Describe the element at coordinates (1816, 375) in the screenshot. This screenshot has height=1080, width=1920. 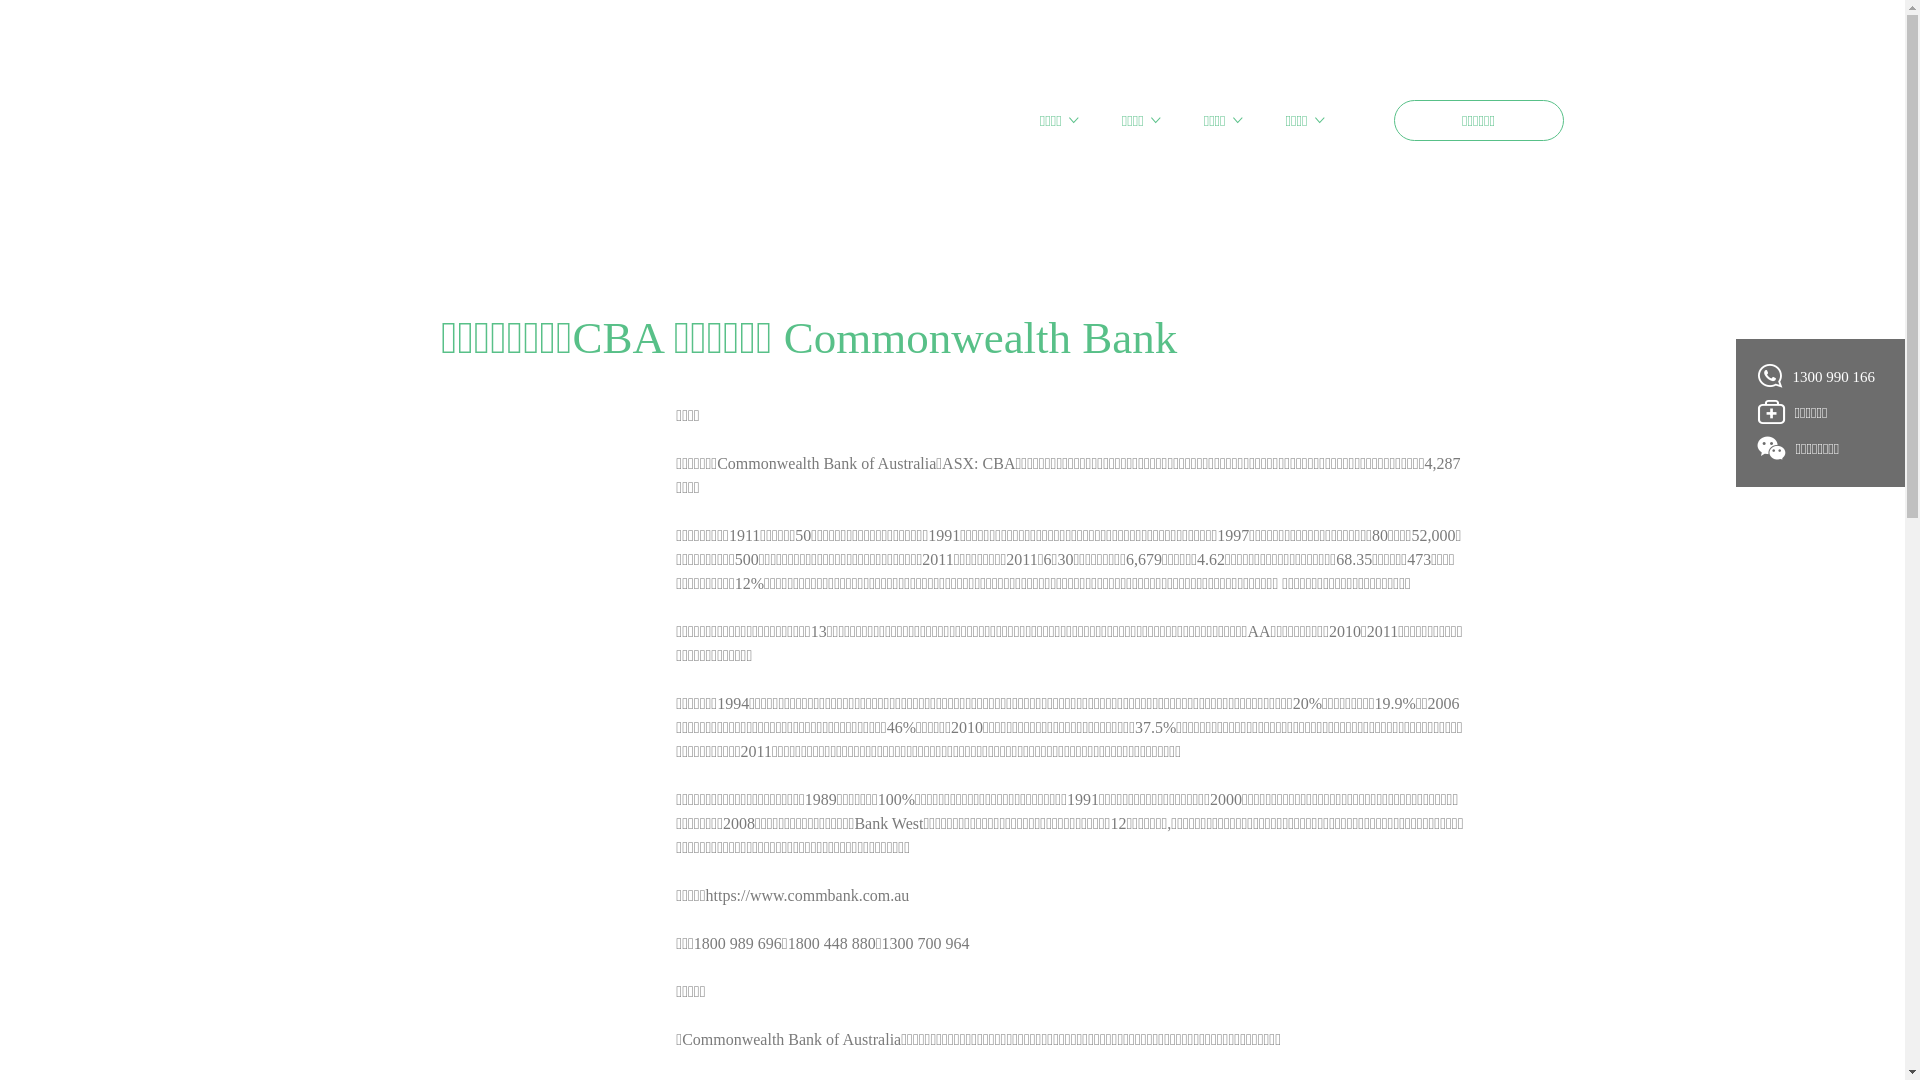
I see `'1300 990 166'` at that location.